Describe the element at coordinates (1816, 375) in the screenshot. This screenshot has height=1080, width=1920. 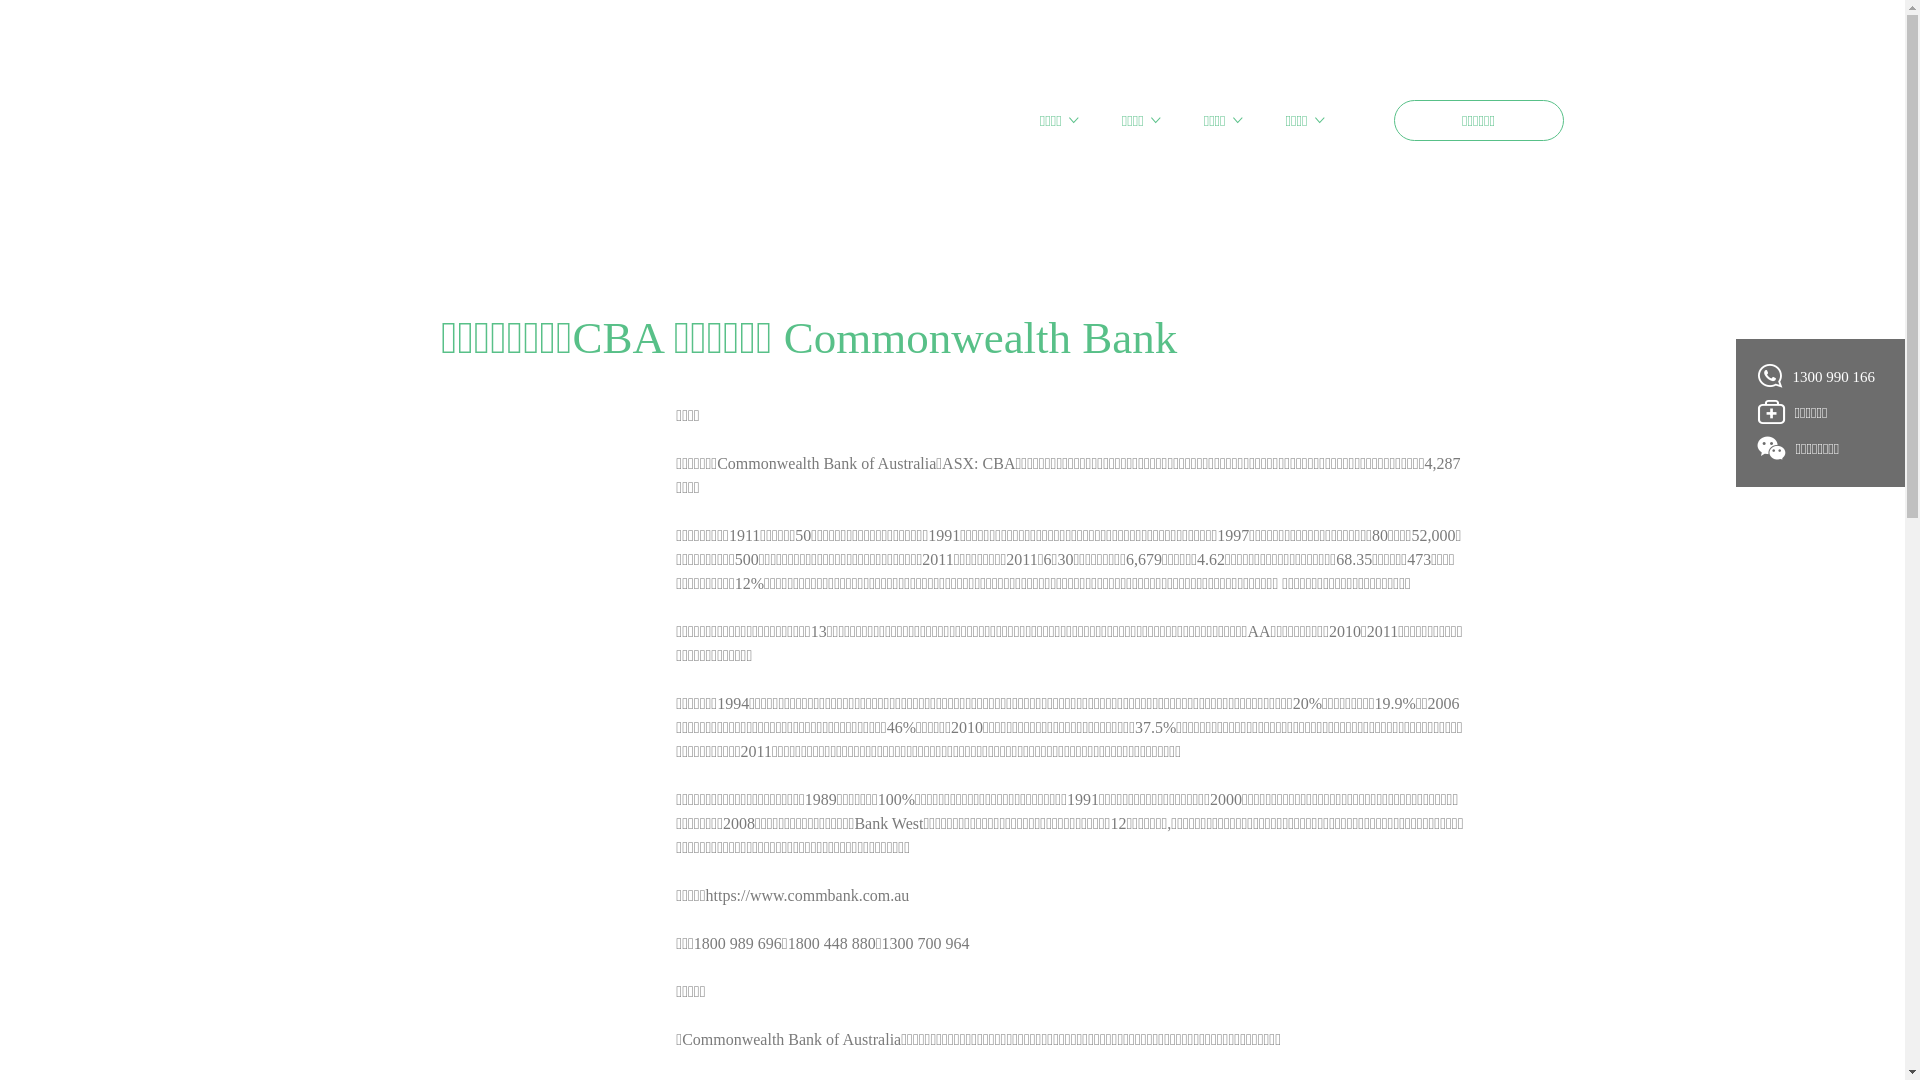
I see `'1300 990 166'` at that location.